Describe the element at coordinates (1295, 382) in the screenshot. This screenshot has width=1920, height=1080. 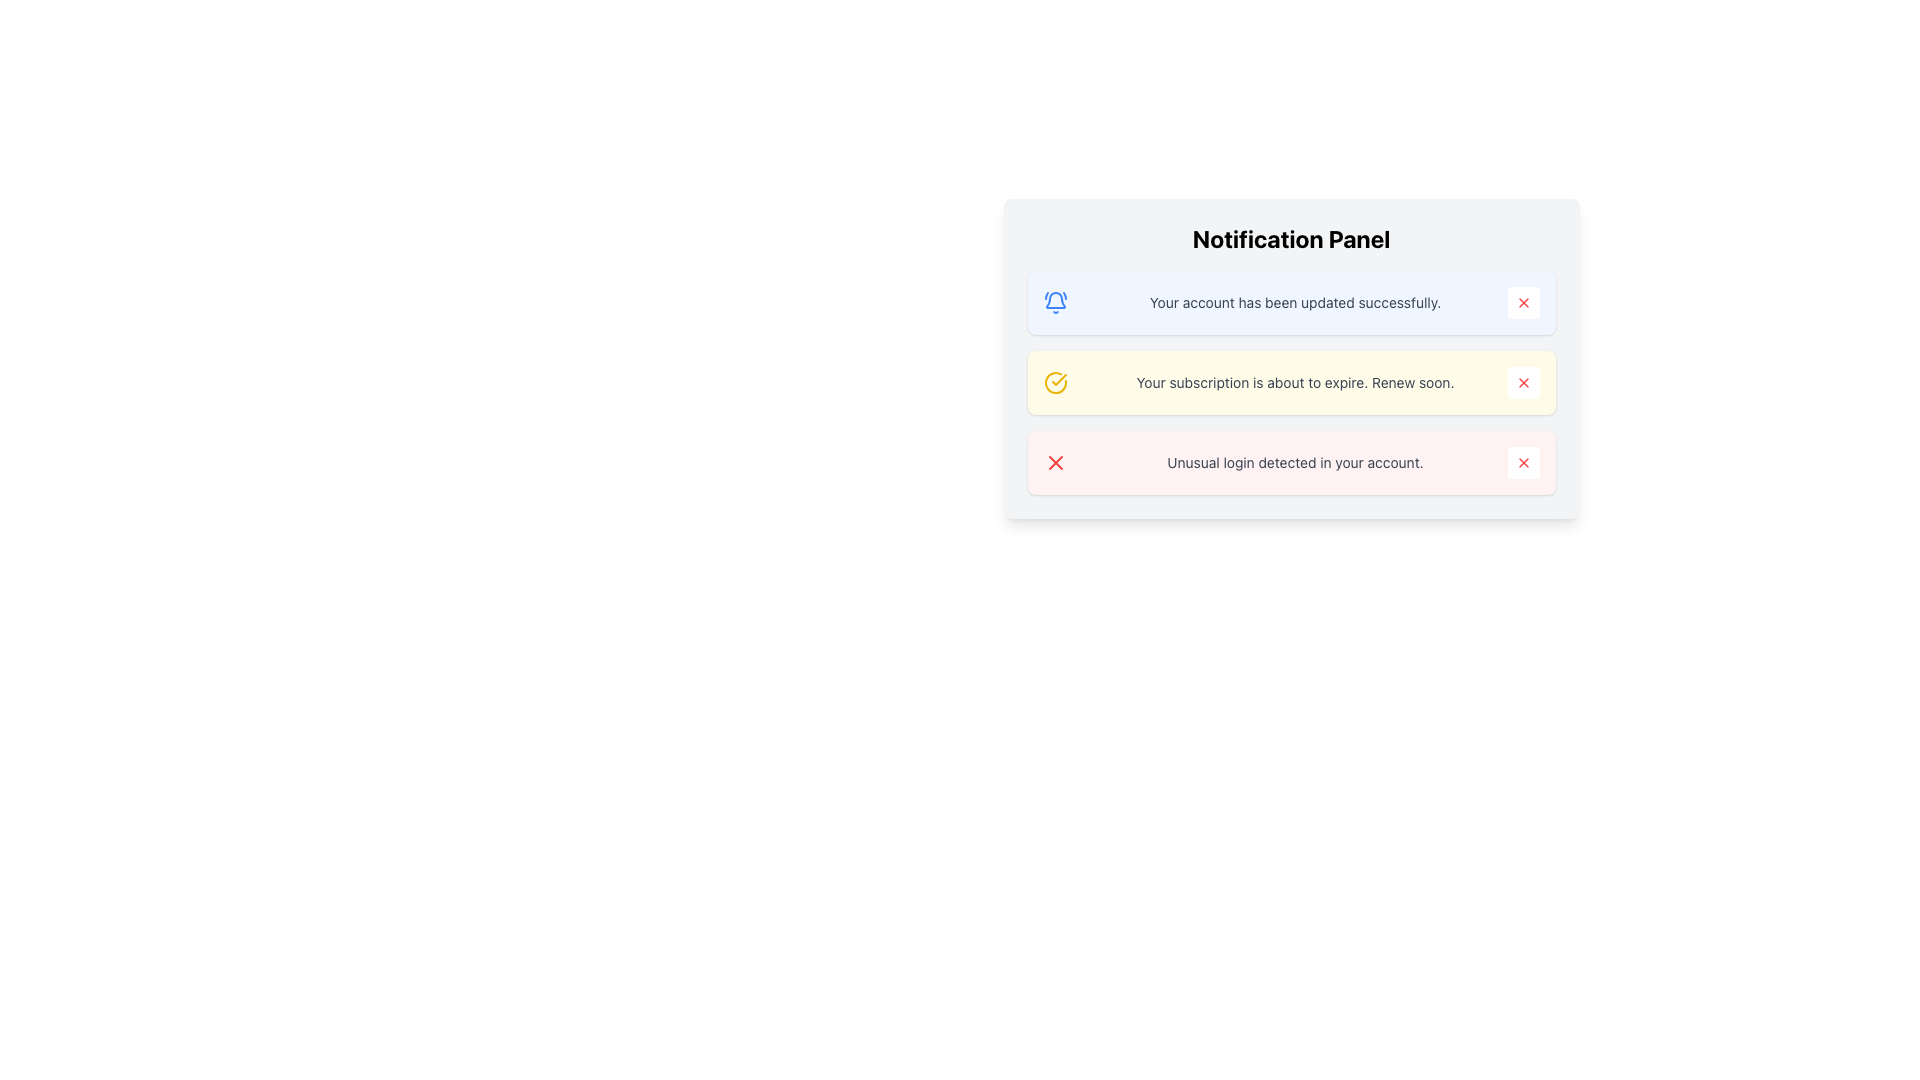
I see `the text snippet reading 'Your subscription is about to expire. Renew soon.' which is located in the middle notification box with a light yellow background` at that location.